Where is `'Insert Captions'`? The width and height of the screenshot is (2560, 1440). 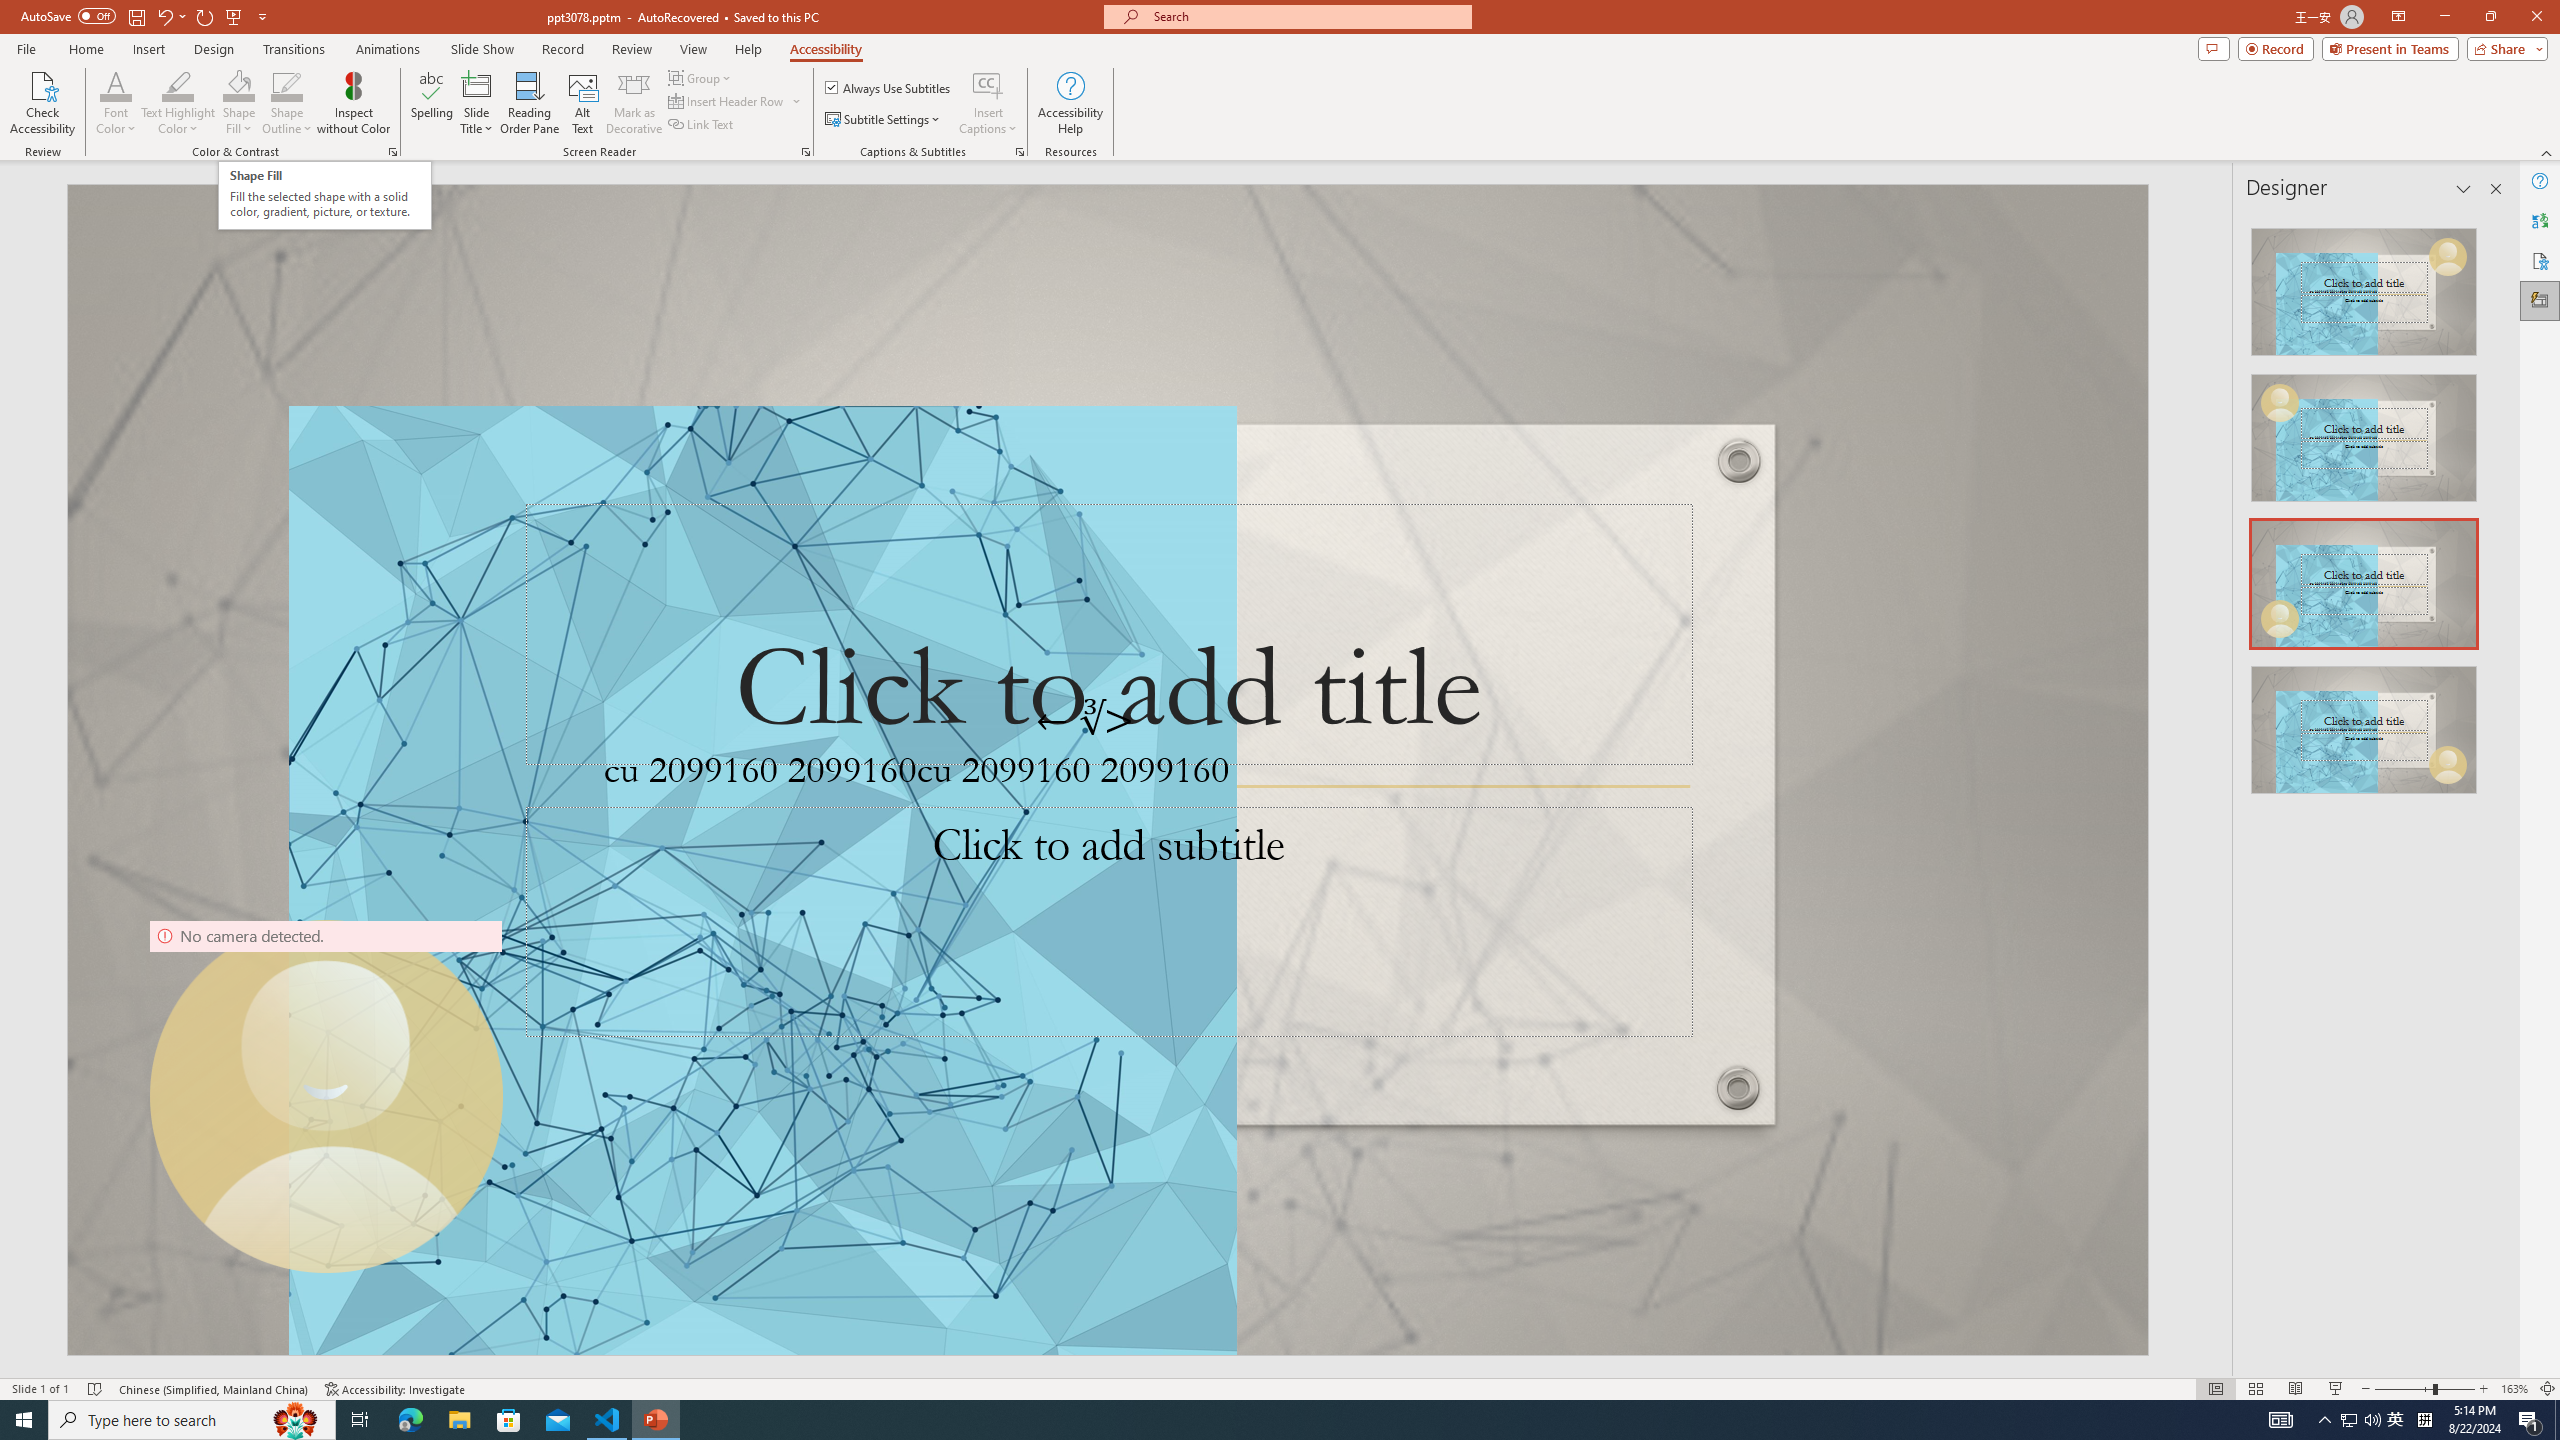 'Insert Captions' is located at coordinates (987, 84).